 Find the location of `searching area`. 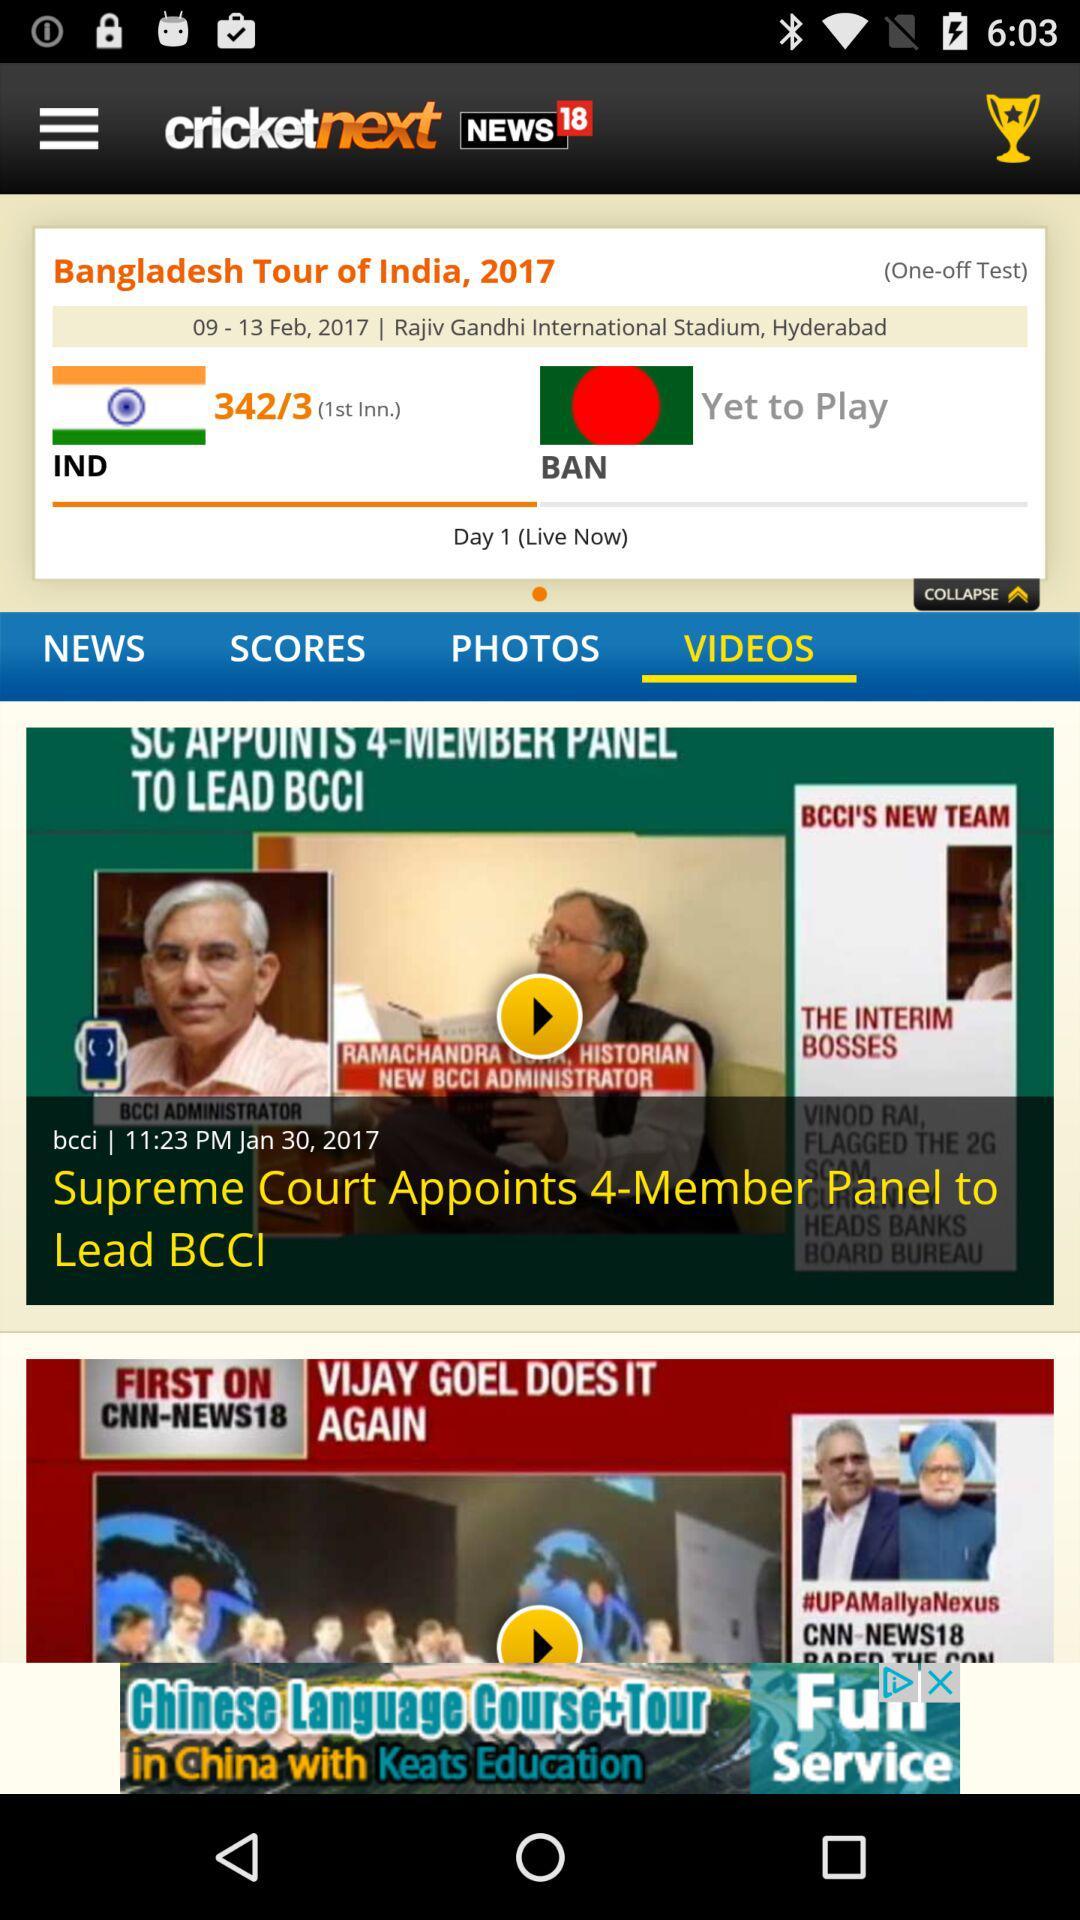

searching area is located at coordinates (378, 127).